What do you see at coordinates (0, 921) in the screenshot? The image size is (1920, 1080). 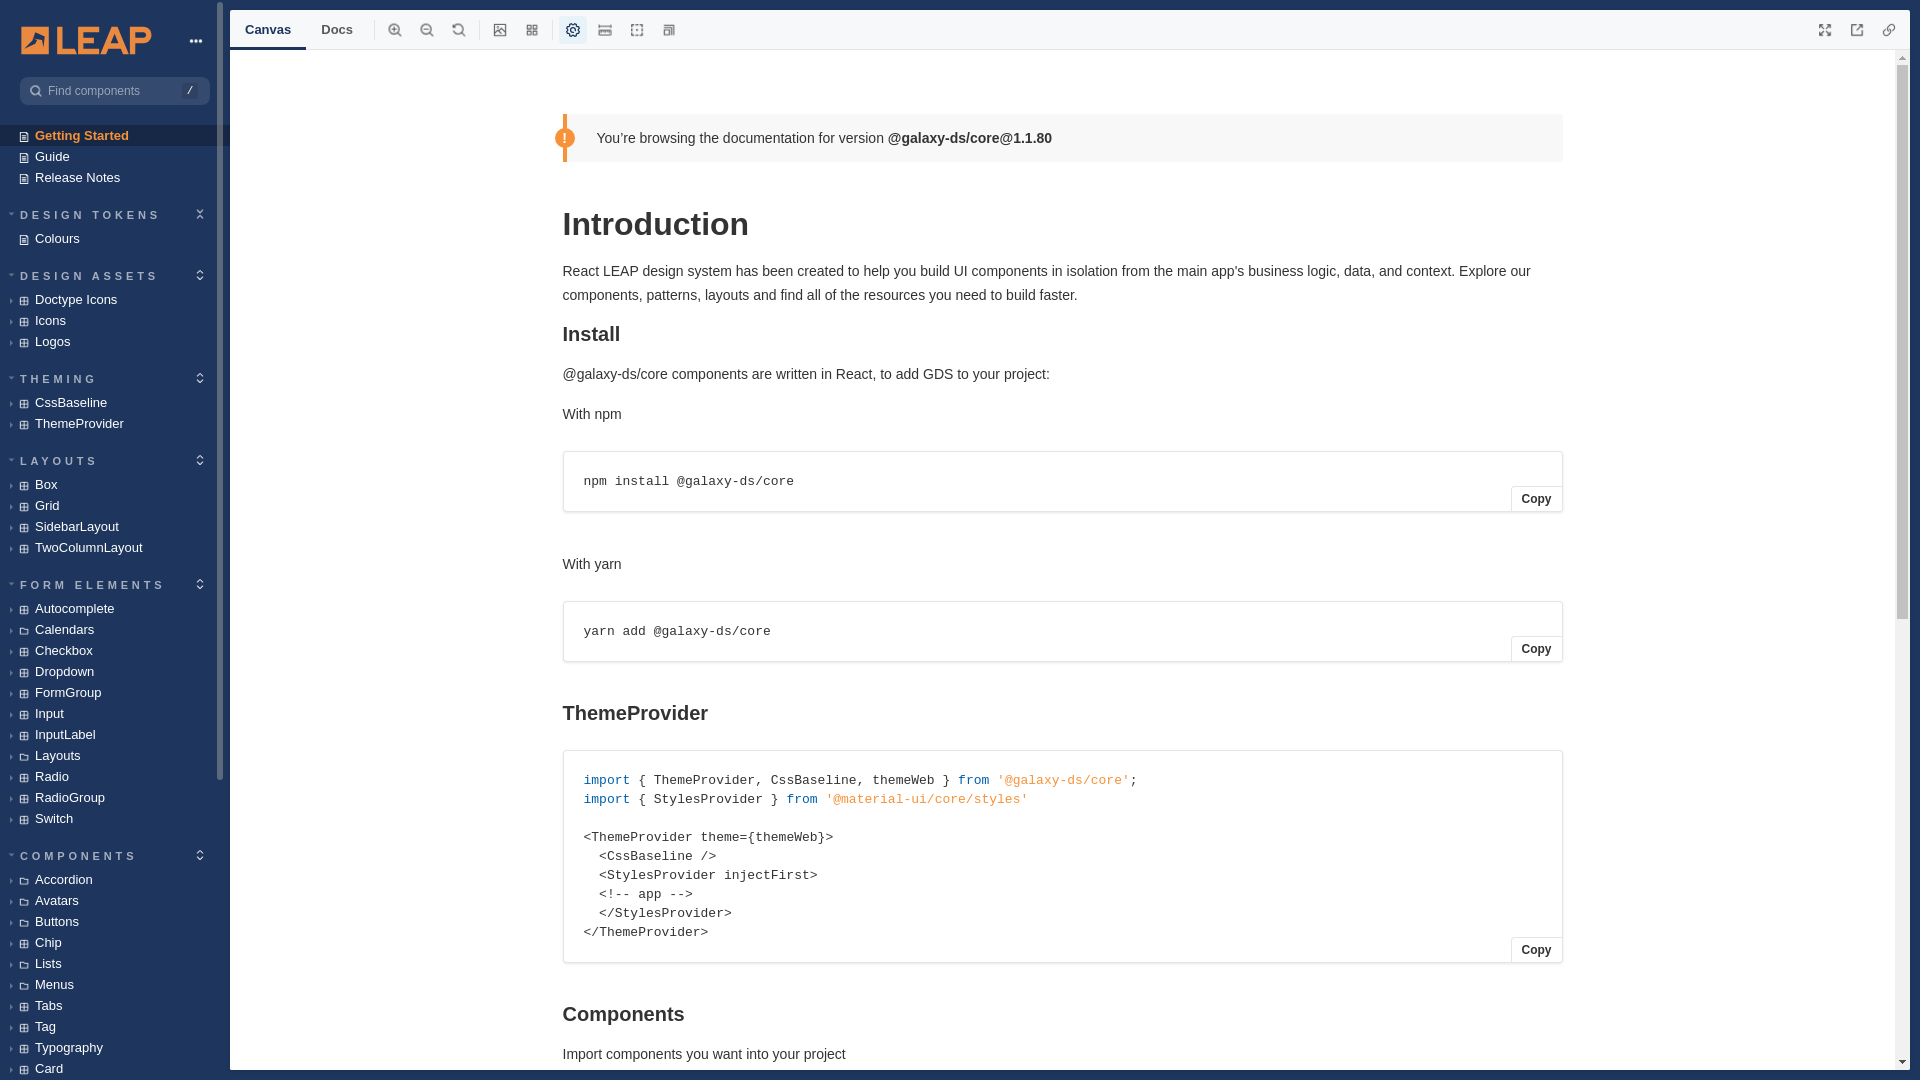 I see `'Buttons'` at bounding box center [0, 921].